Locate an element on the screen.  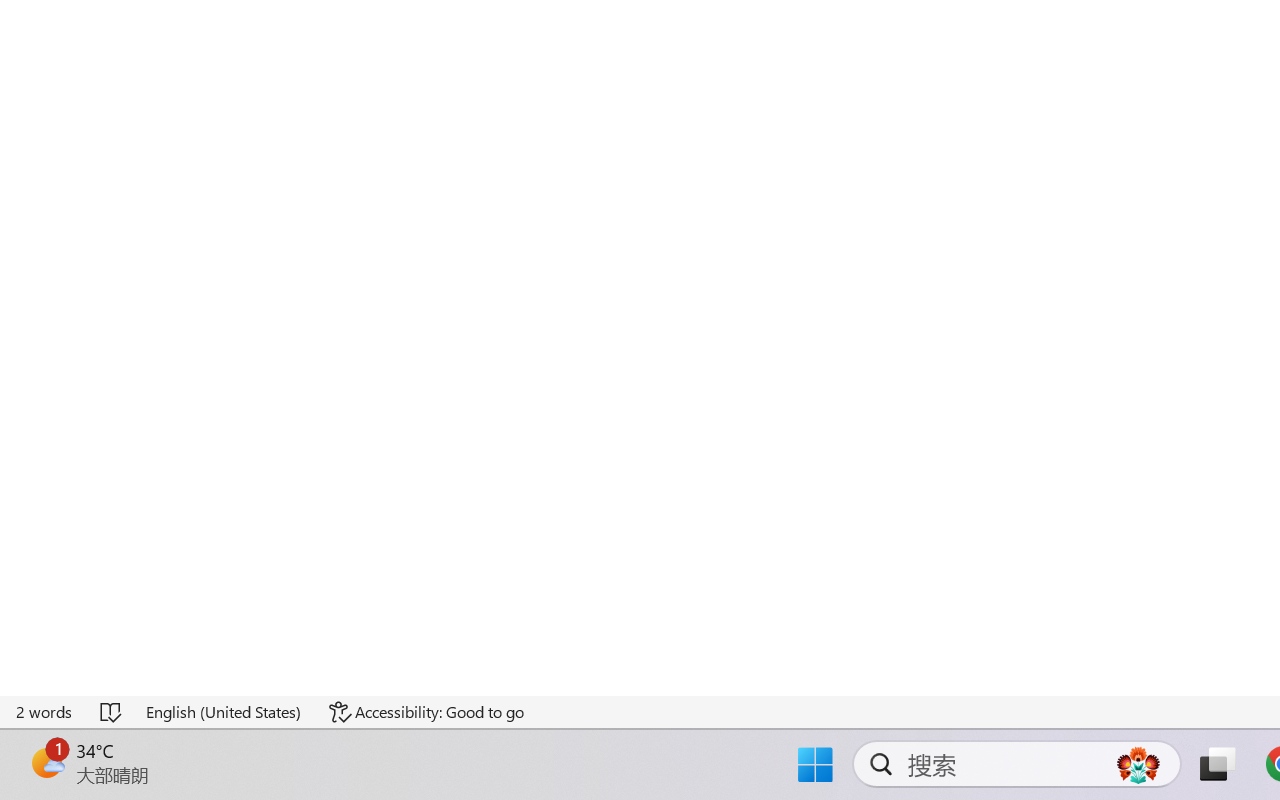
'Accessibility Checker Accessibility: Good to go' is located at coordinates (425, 711).